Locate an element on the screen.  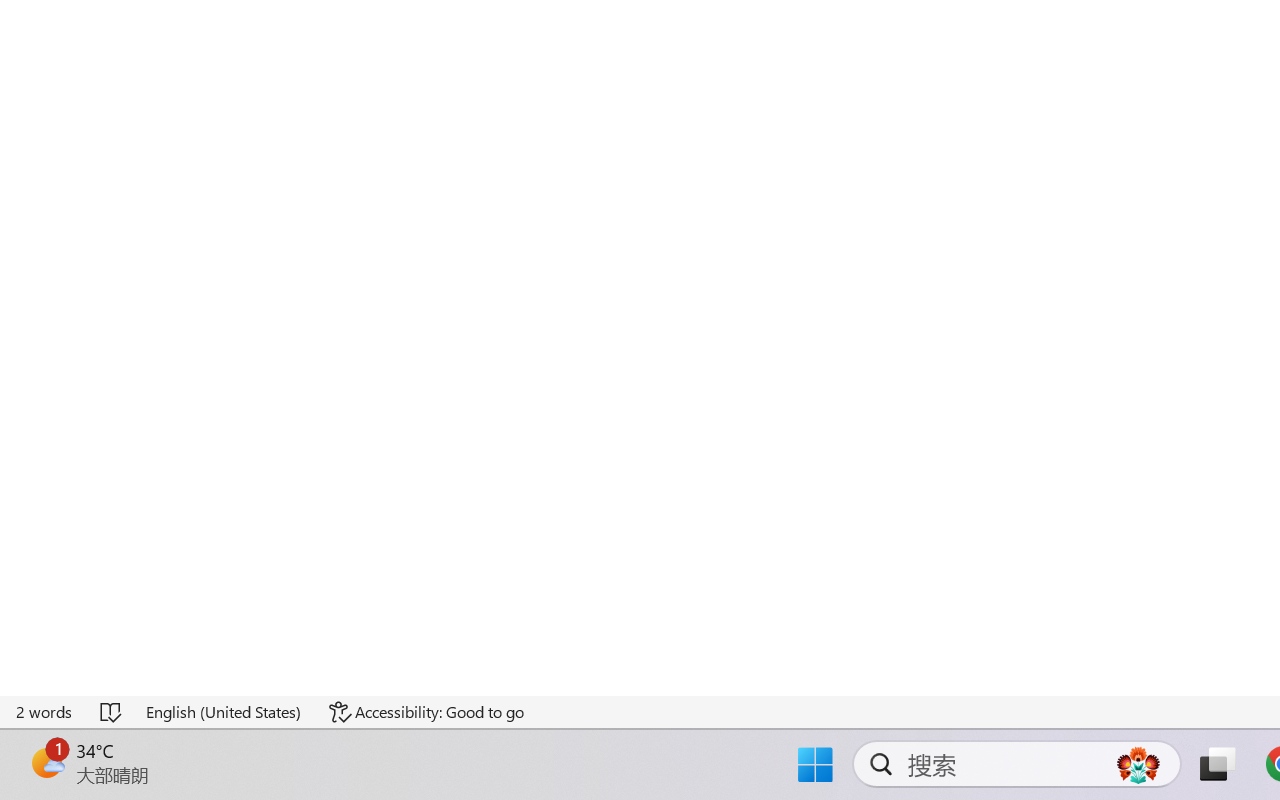
'Accessibility Checker Accessibility: Good to go' is located at coordinates (425, 711).